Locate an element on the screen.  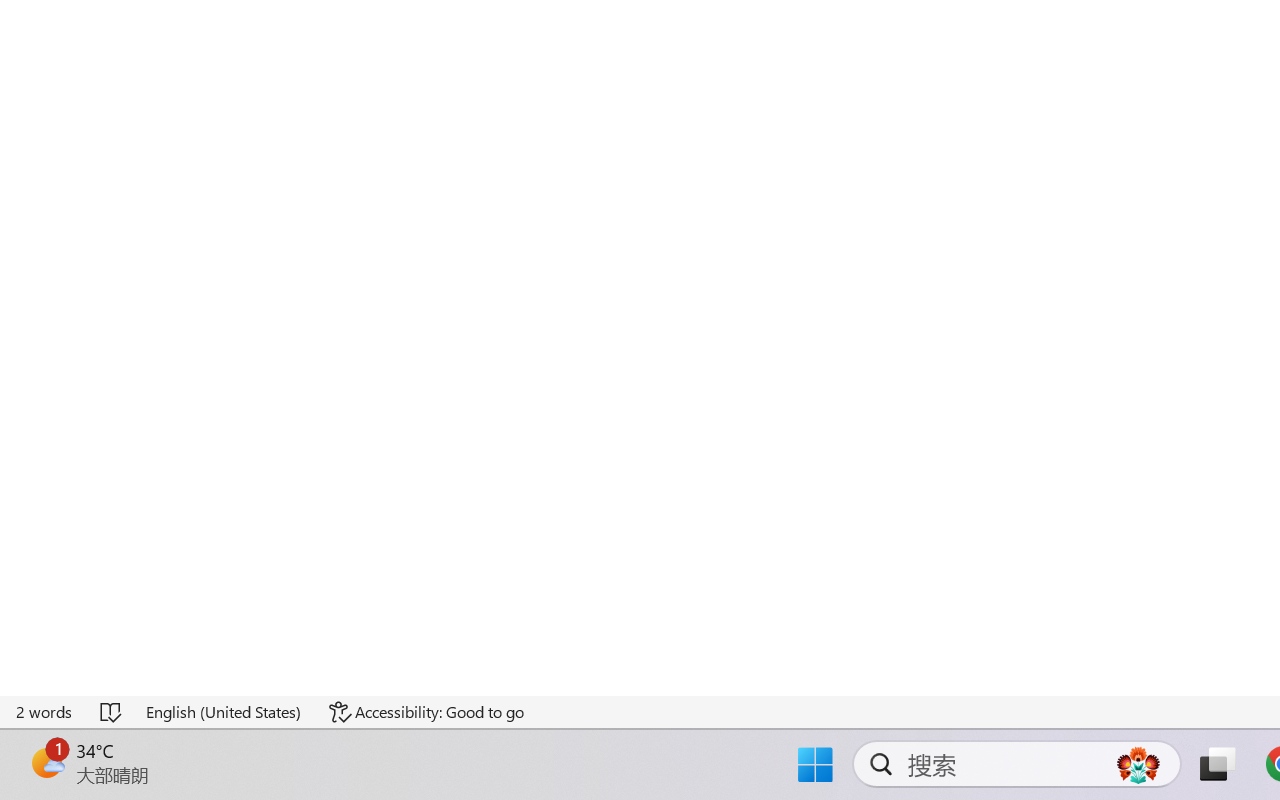
'Accessibility Checker Accessibility: Good to go' is located at coordinates (425, 711).